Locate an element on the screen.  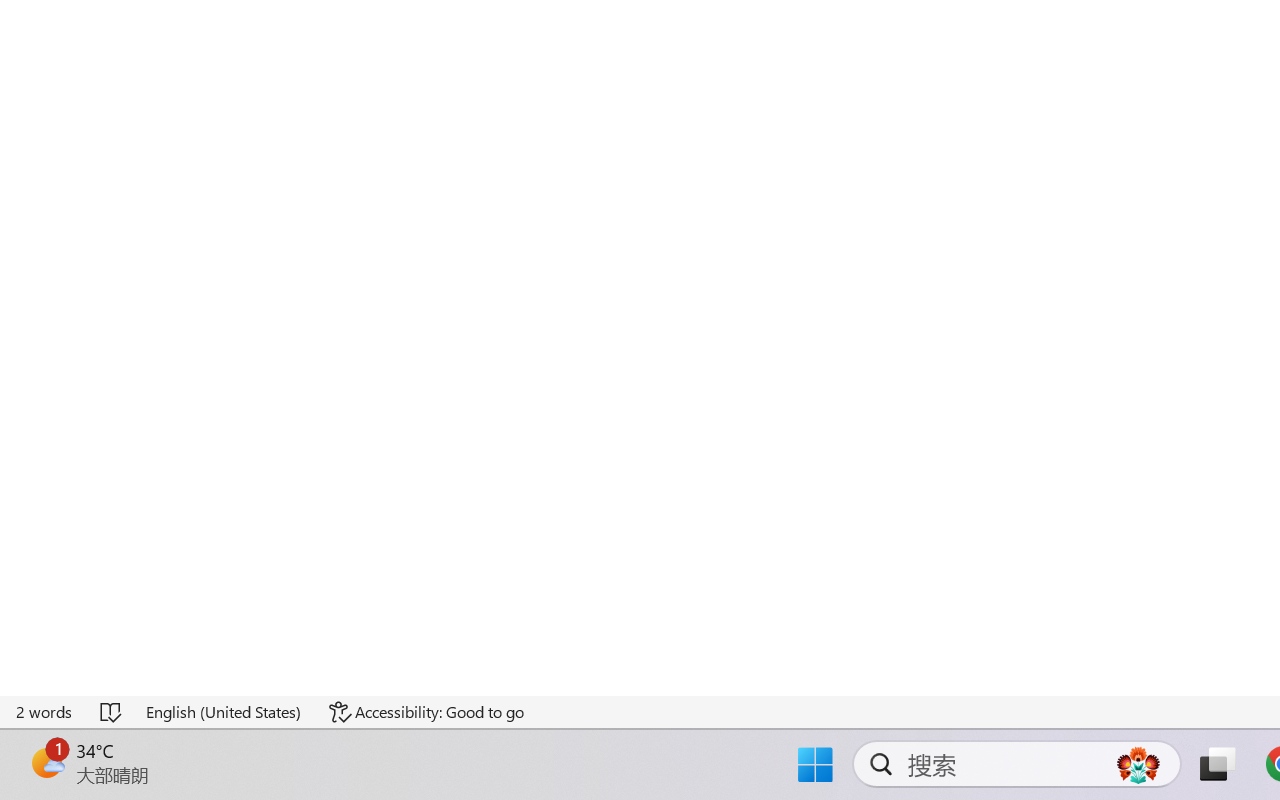
'Accessibility Checker Accessibility: Good to go' is located at coordinates (425, 711).